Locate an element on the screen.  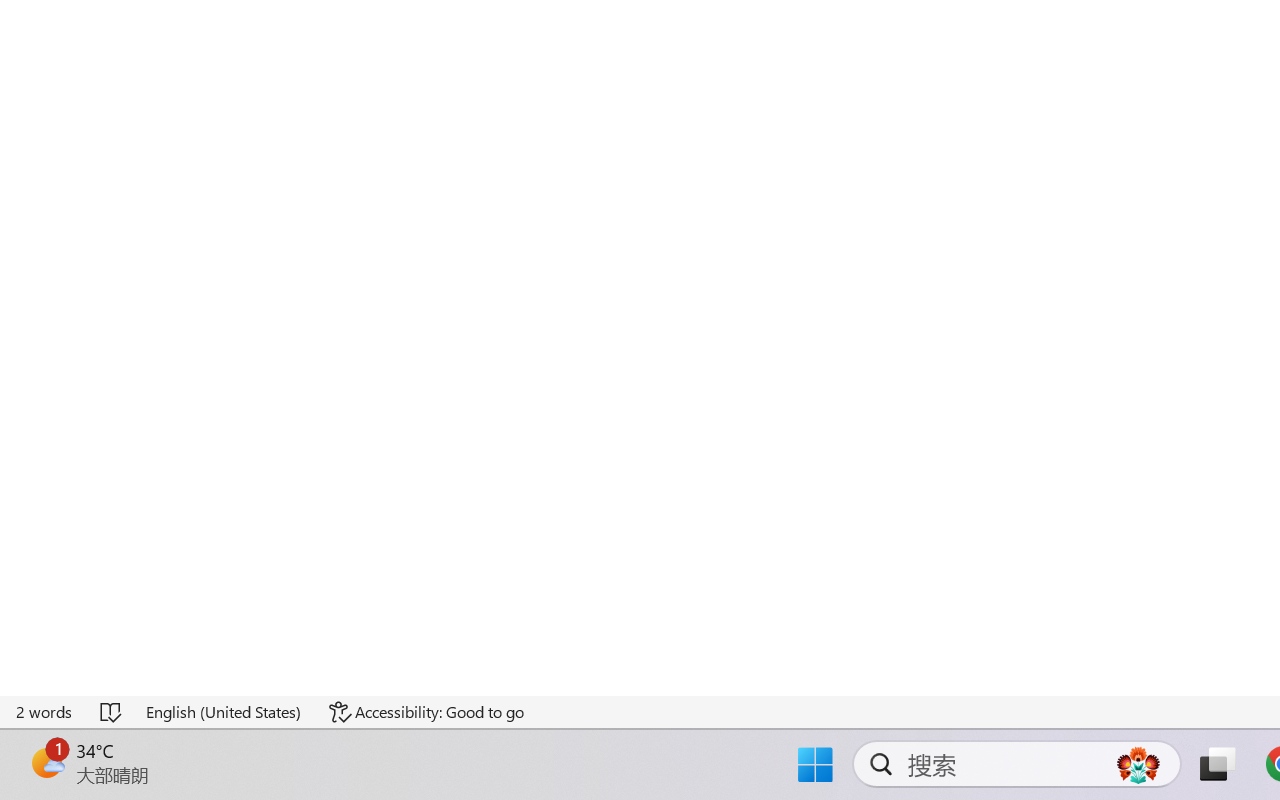
'Accessibility Checker Accessibility: Good to go' is located at coordinates (425, 711).